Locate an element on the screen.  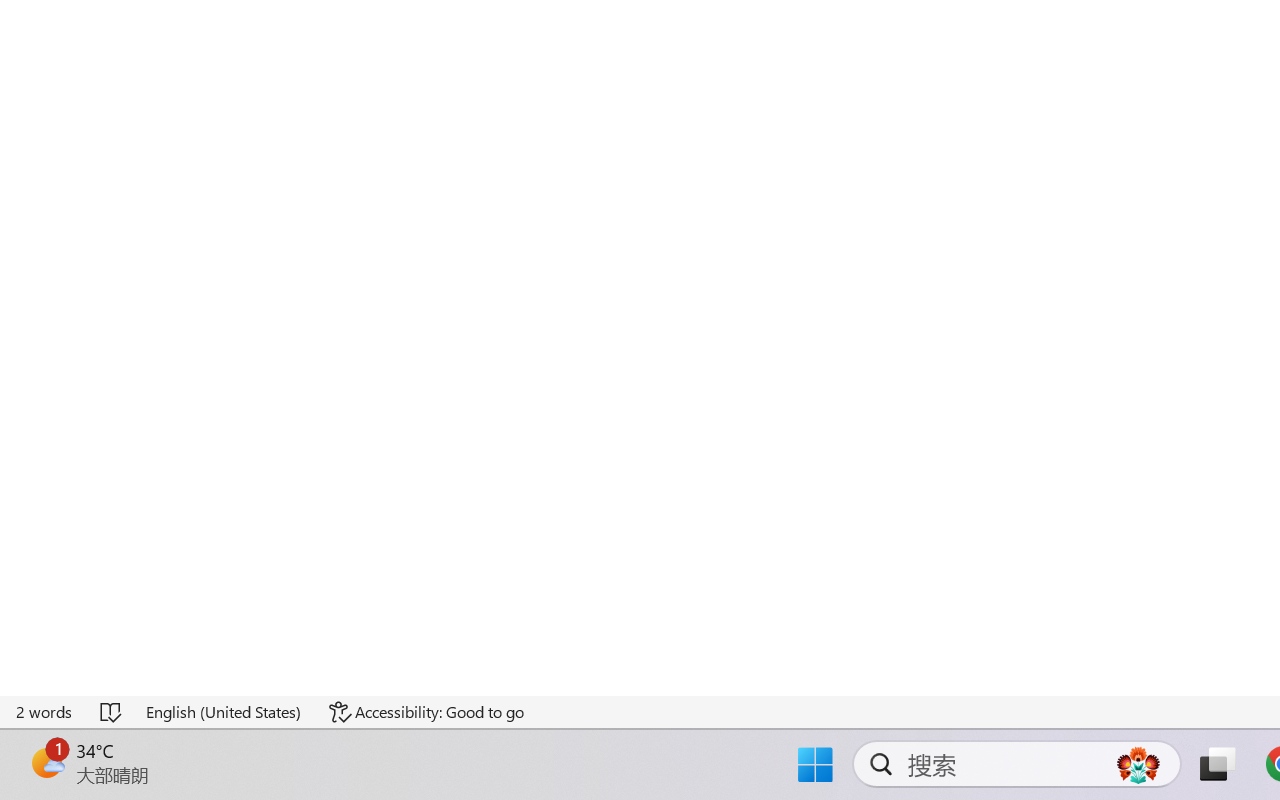
'Accessibility Checker Accessibility: Good to go' is located at coordinates (425, 711).